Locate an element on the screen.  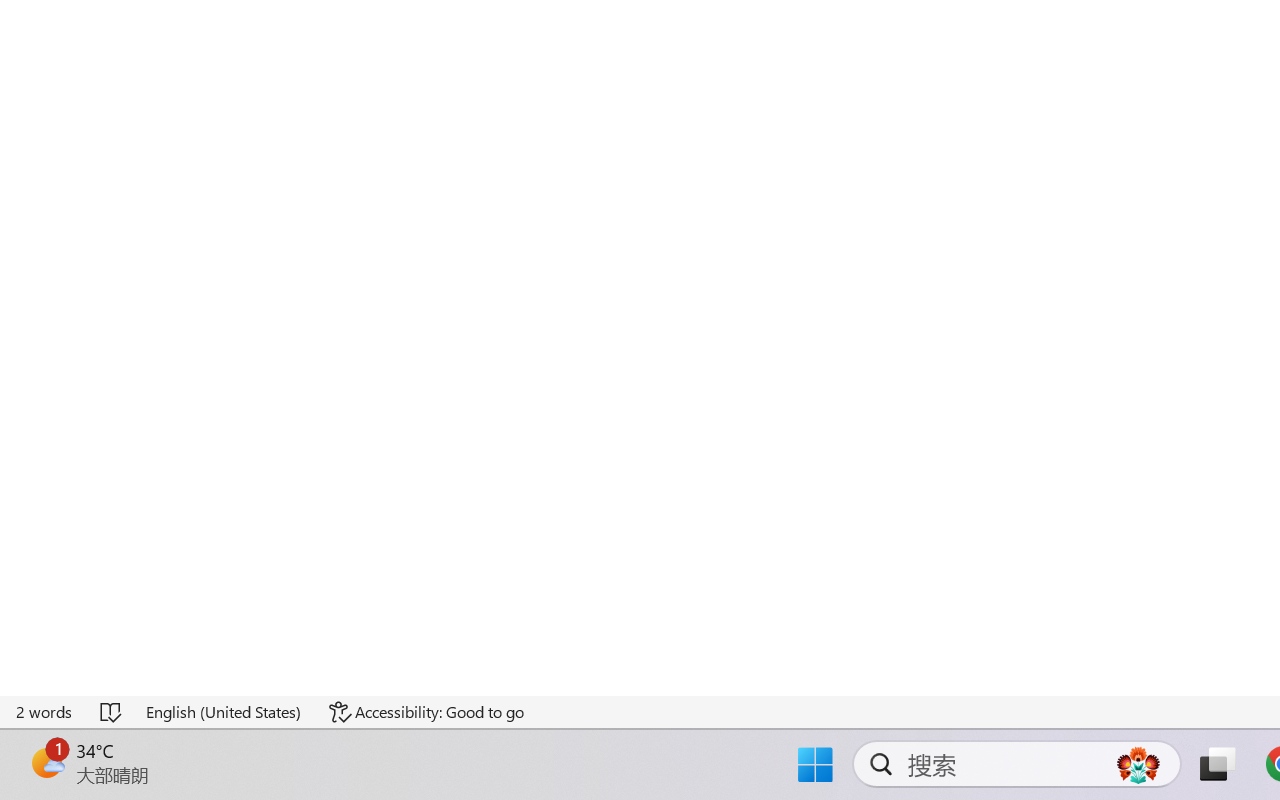
'Accessibility Checker Accessibility: Good to go' is located at coordinates (425, 711).